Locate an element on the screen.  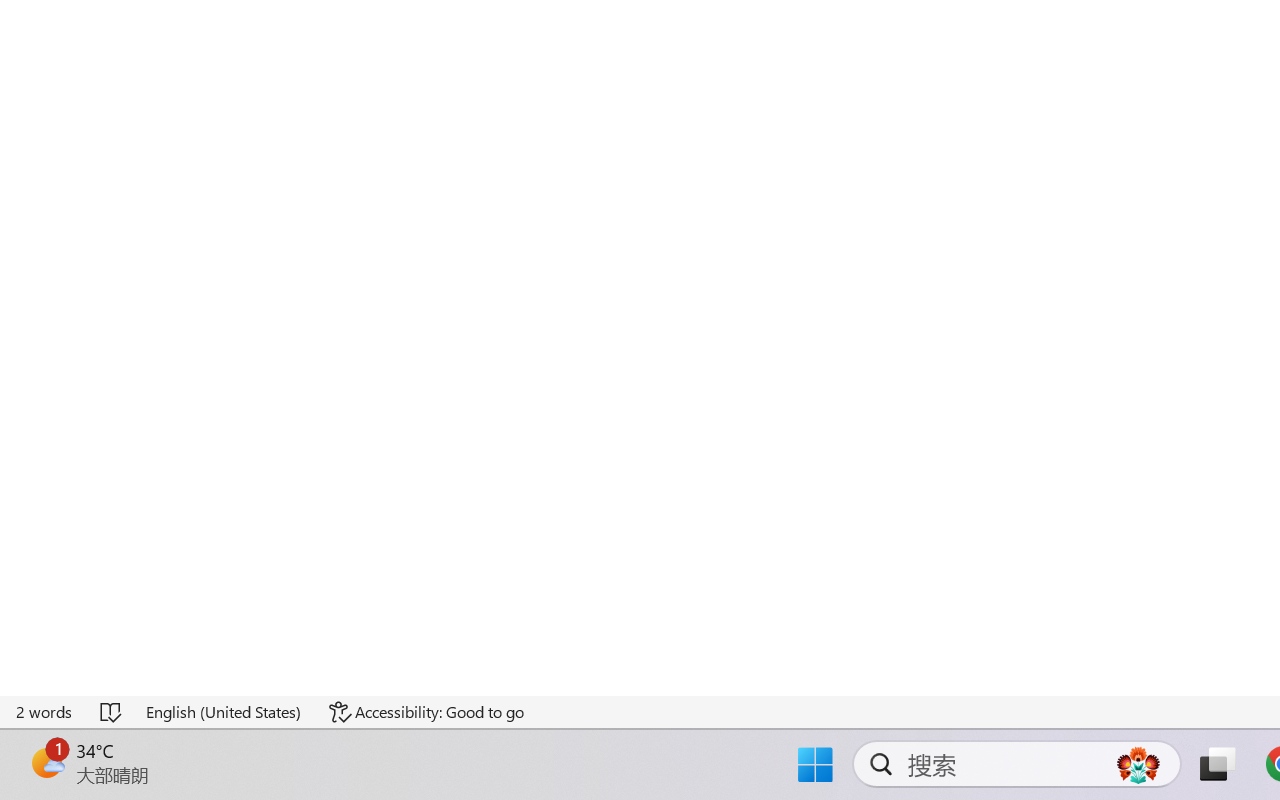
'Accessibility Checker Accessibility: Good to go' is located at coordinates (425, 711).